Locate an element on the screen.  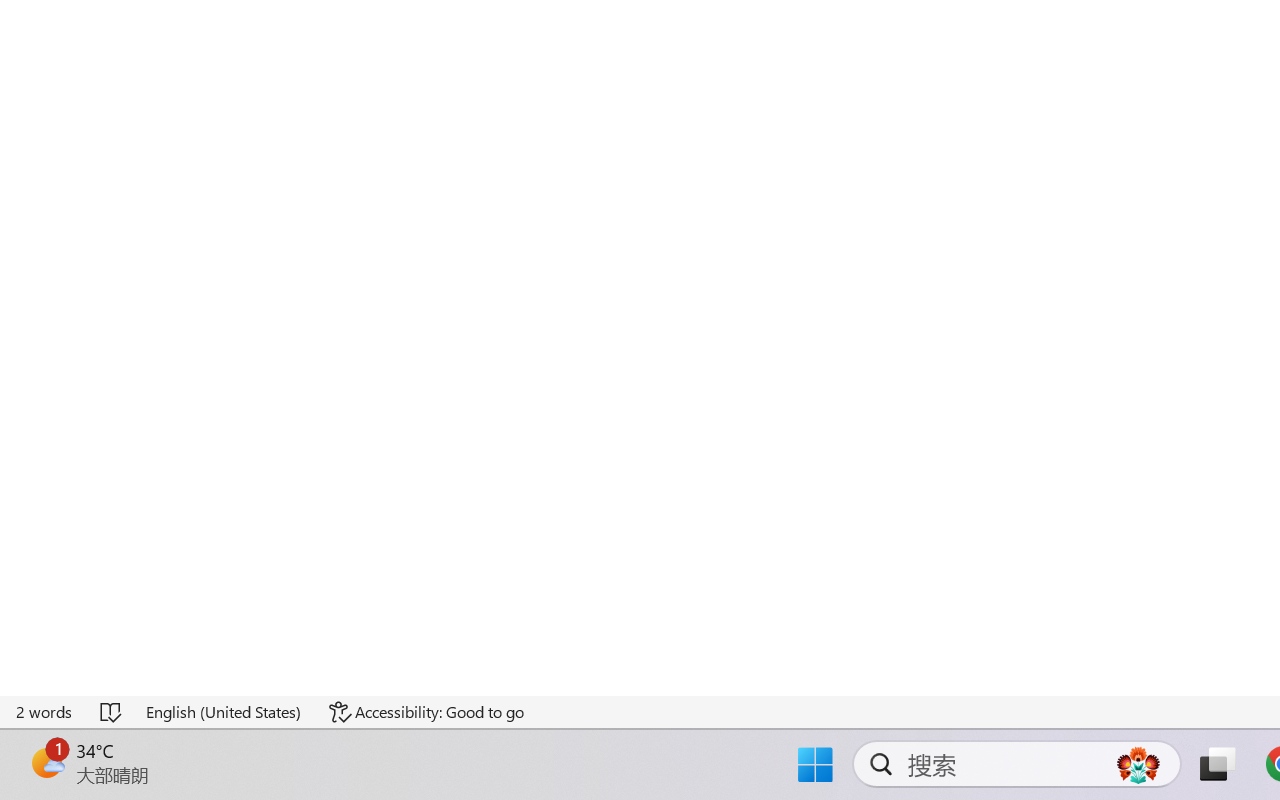
'Accessibility Checker Accessibility: Good to go' is located at coordinates (425, 711).